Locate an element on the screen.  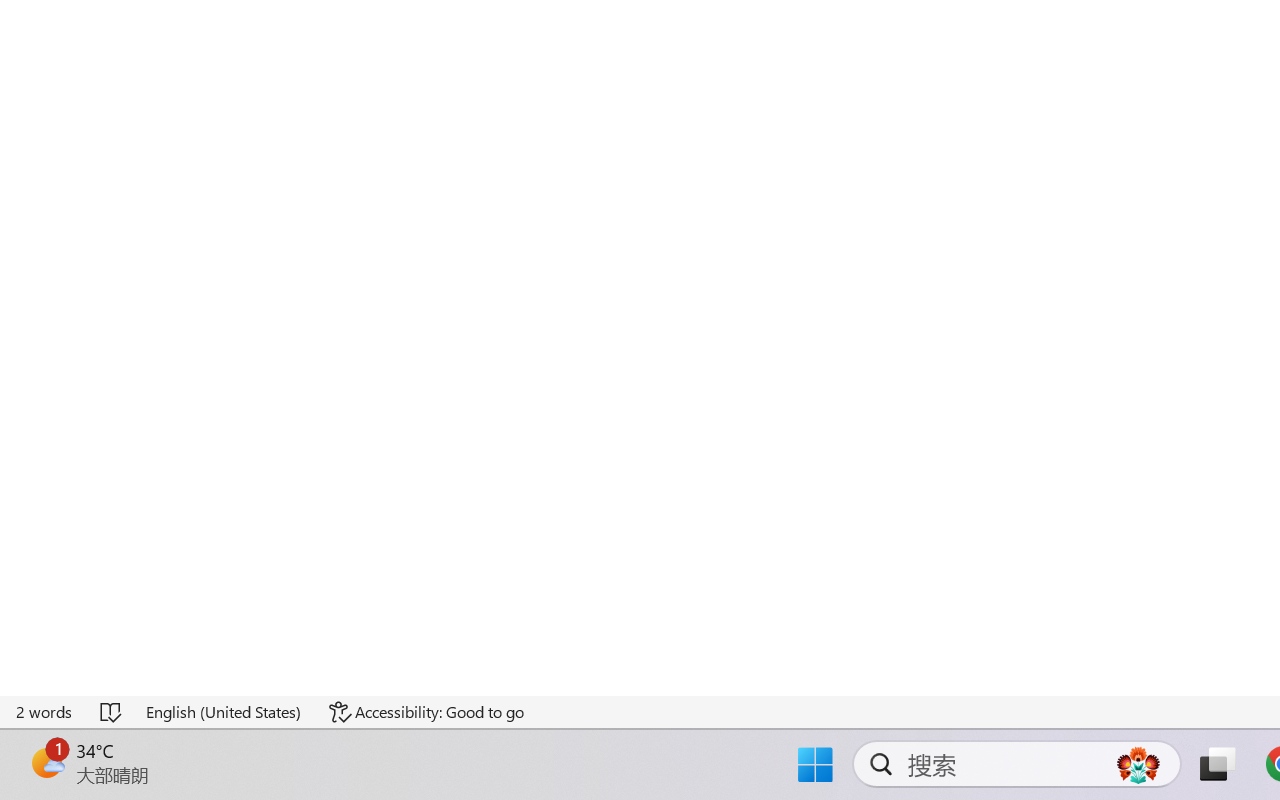
'Accessibility Checker Accessibility: Good to go' is located at coordinates (425, 711).